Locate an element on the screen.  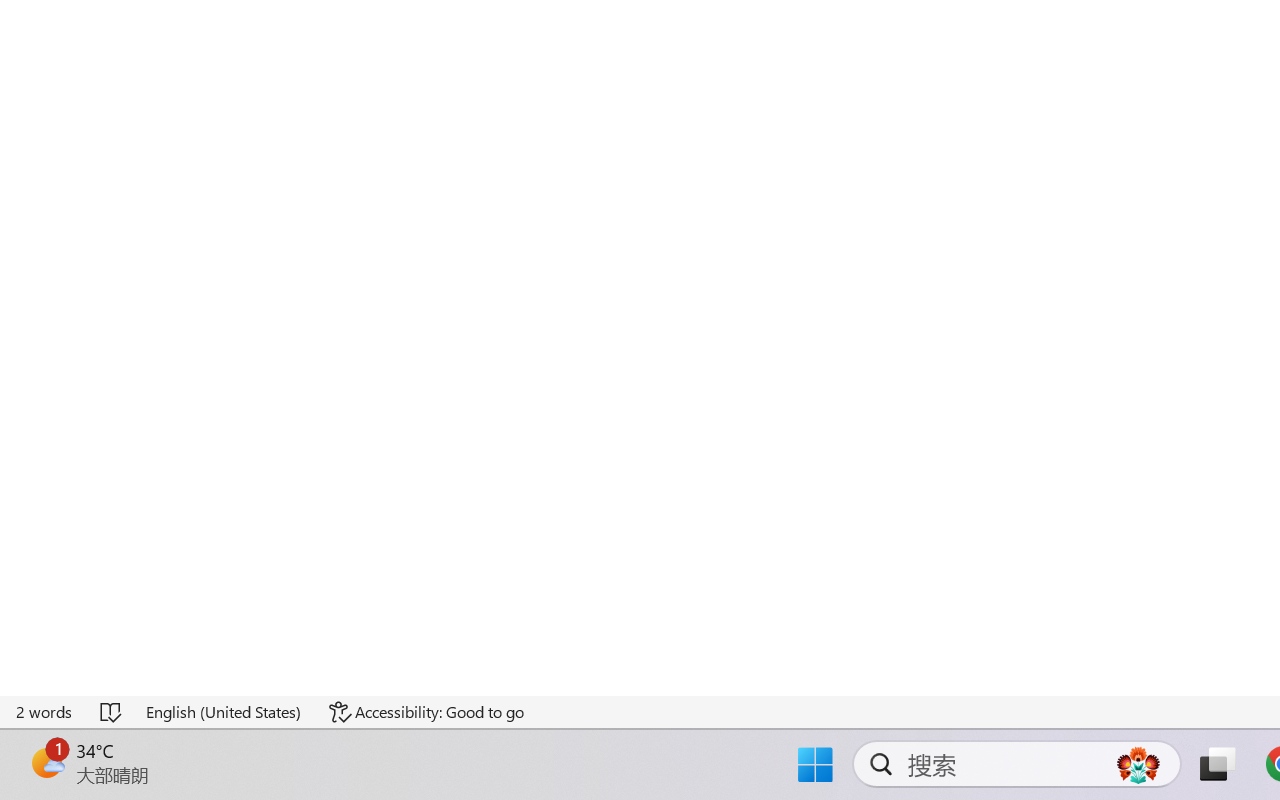
'Accessibility Checker Accessibility: Good to go' is located at coordinates (425, 711).